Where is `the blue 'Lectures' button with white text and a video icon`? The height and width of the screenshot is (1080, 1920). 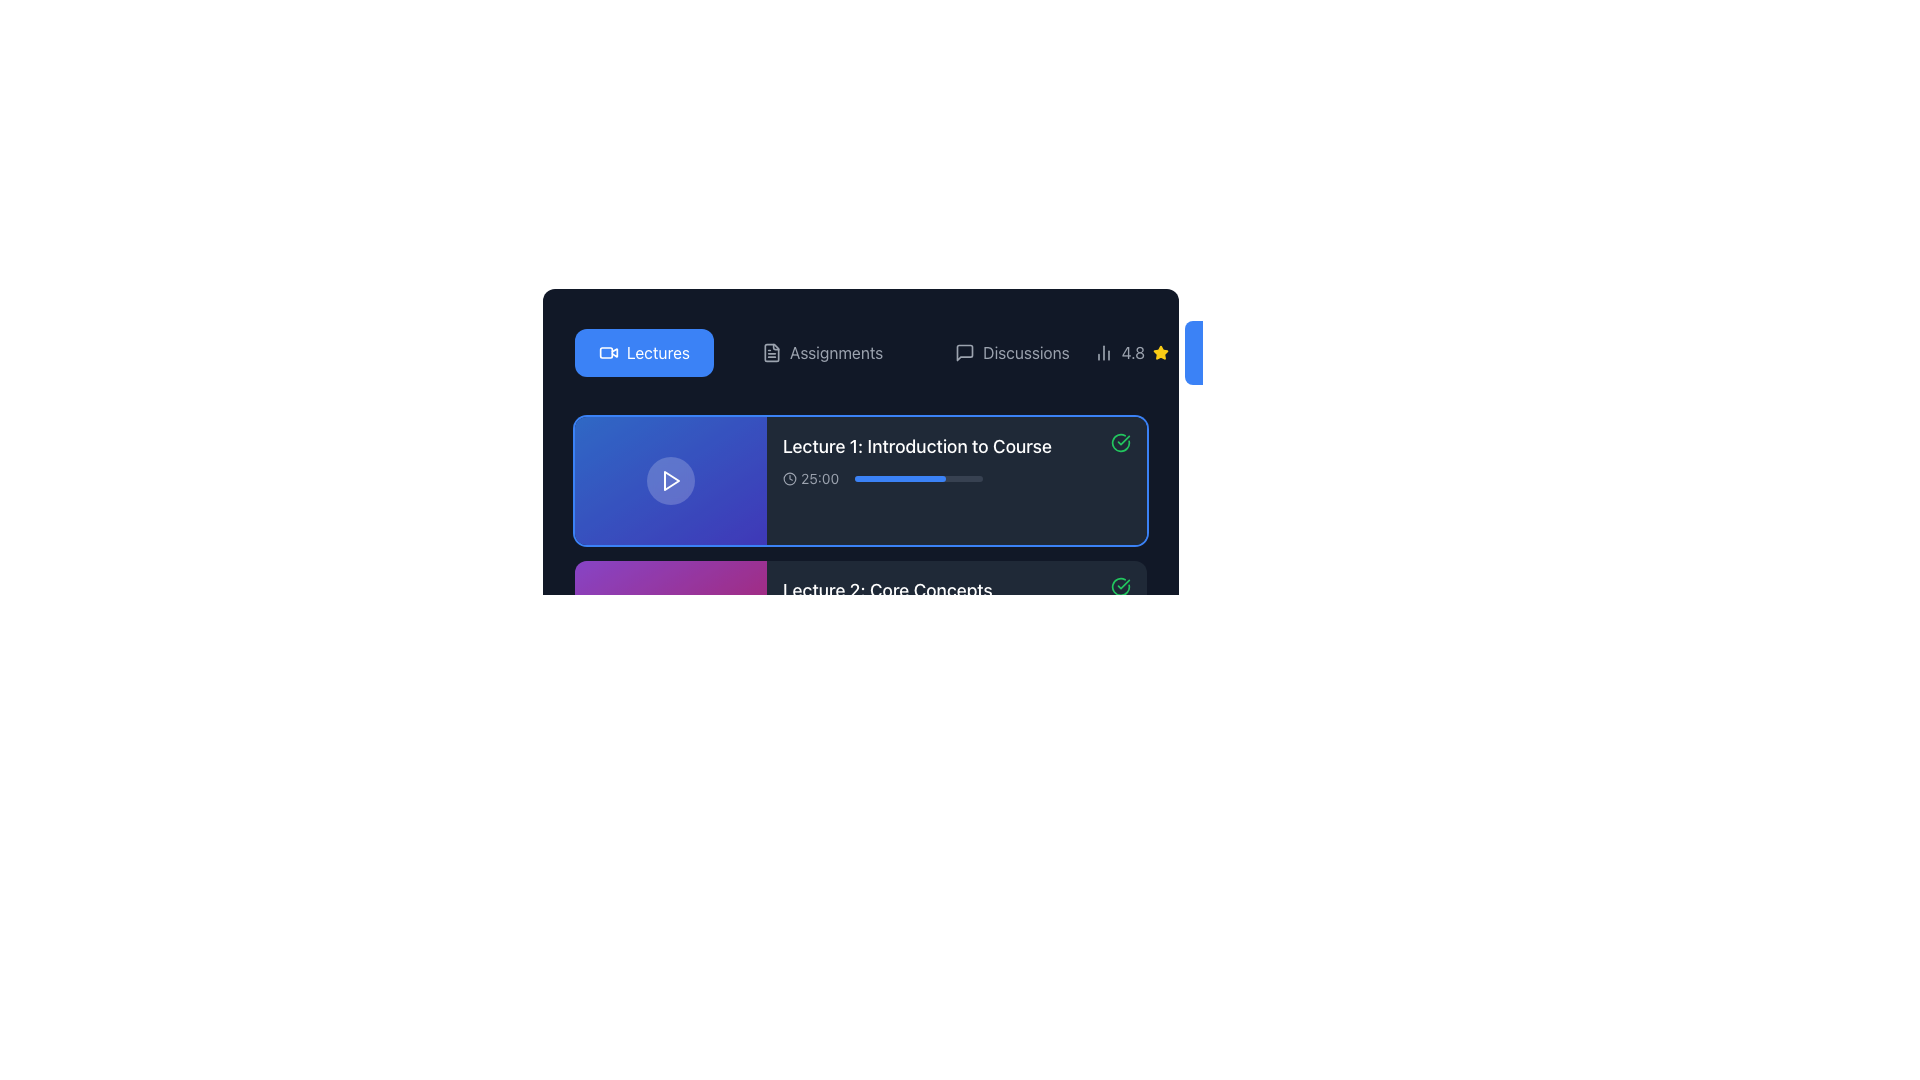
the blue 'Lectures' button with white text and a video icon is located at coordinates (644, 352).